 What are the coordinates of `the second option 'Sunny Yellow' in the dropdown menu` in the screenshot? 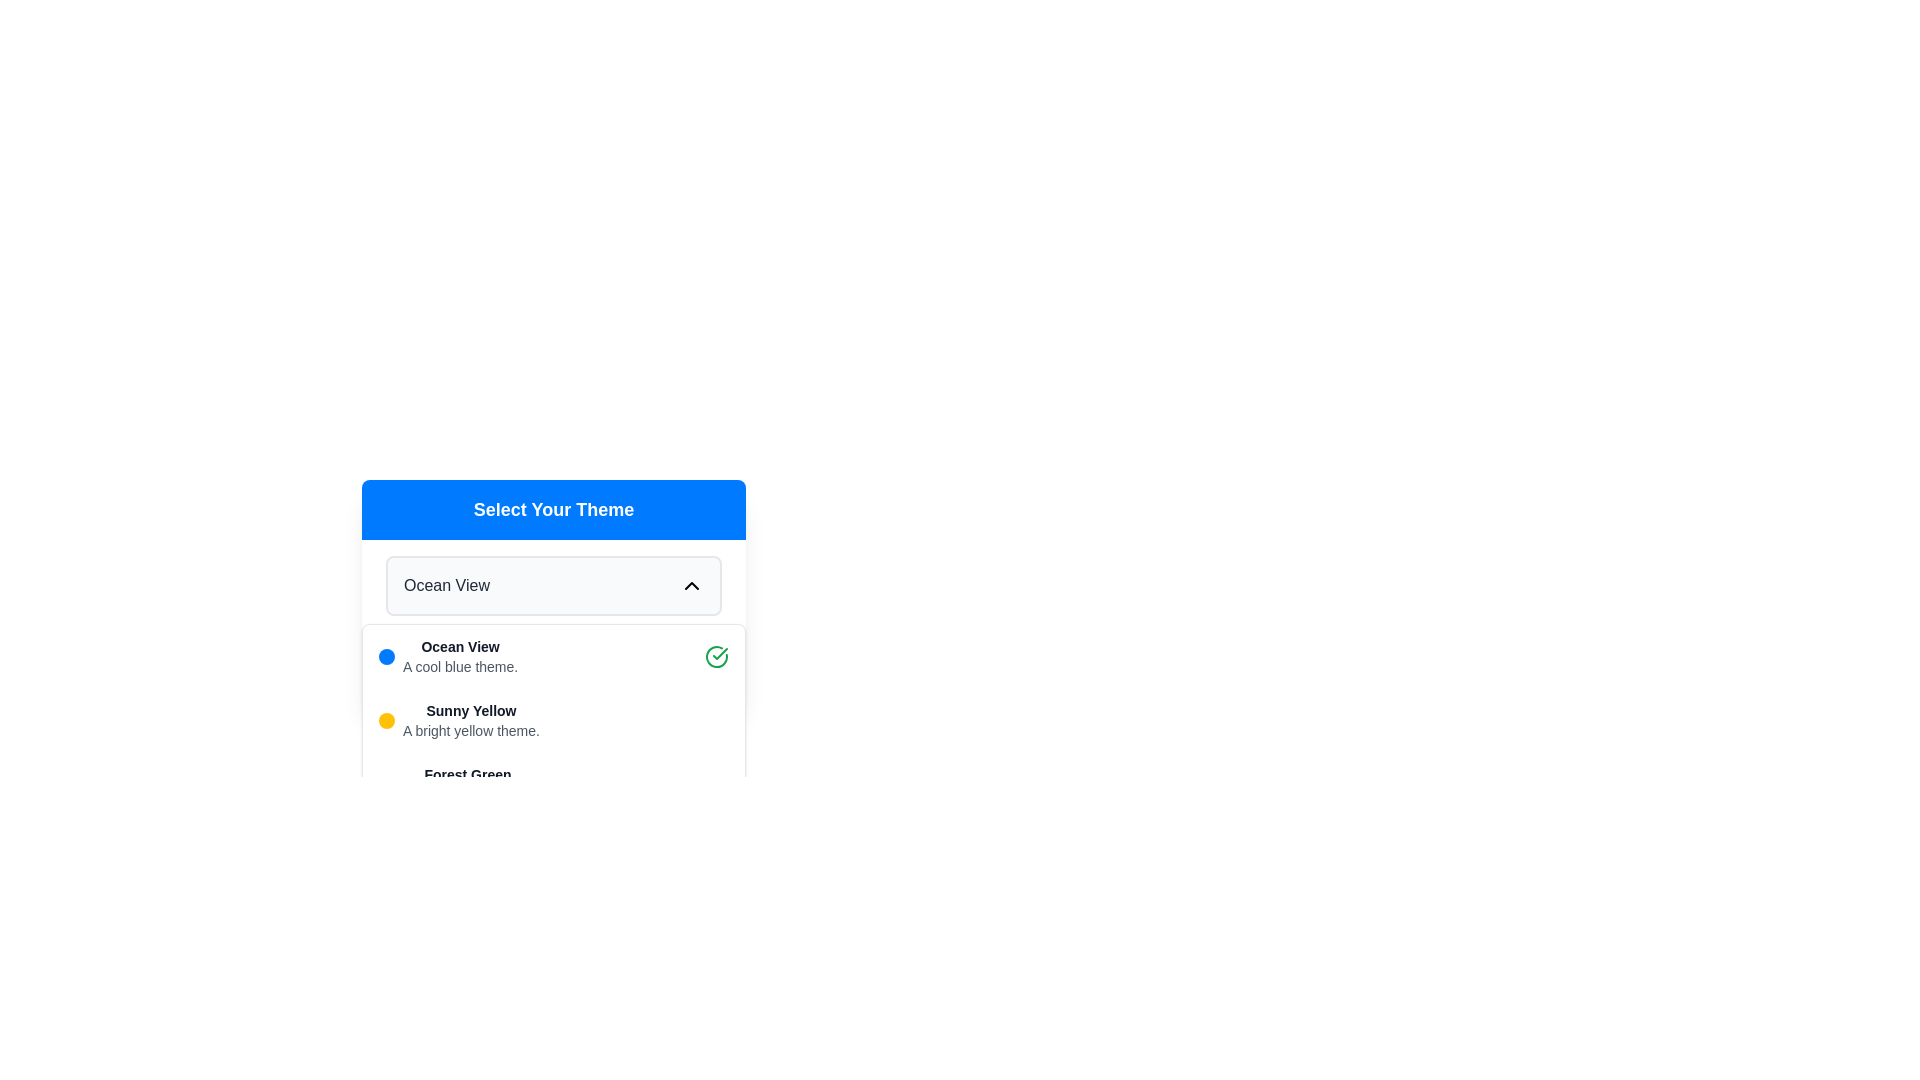 It's located at (553, 721).